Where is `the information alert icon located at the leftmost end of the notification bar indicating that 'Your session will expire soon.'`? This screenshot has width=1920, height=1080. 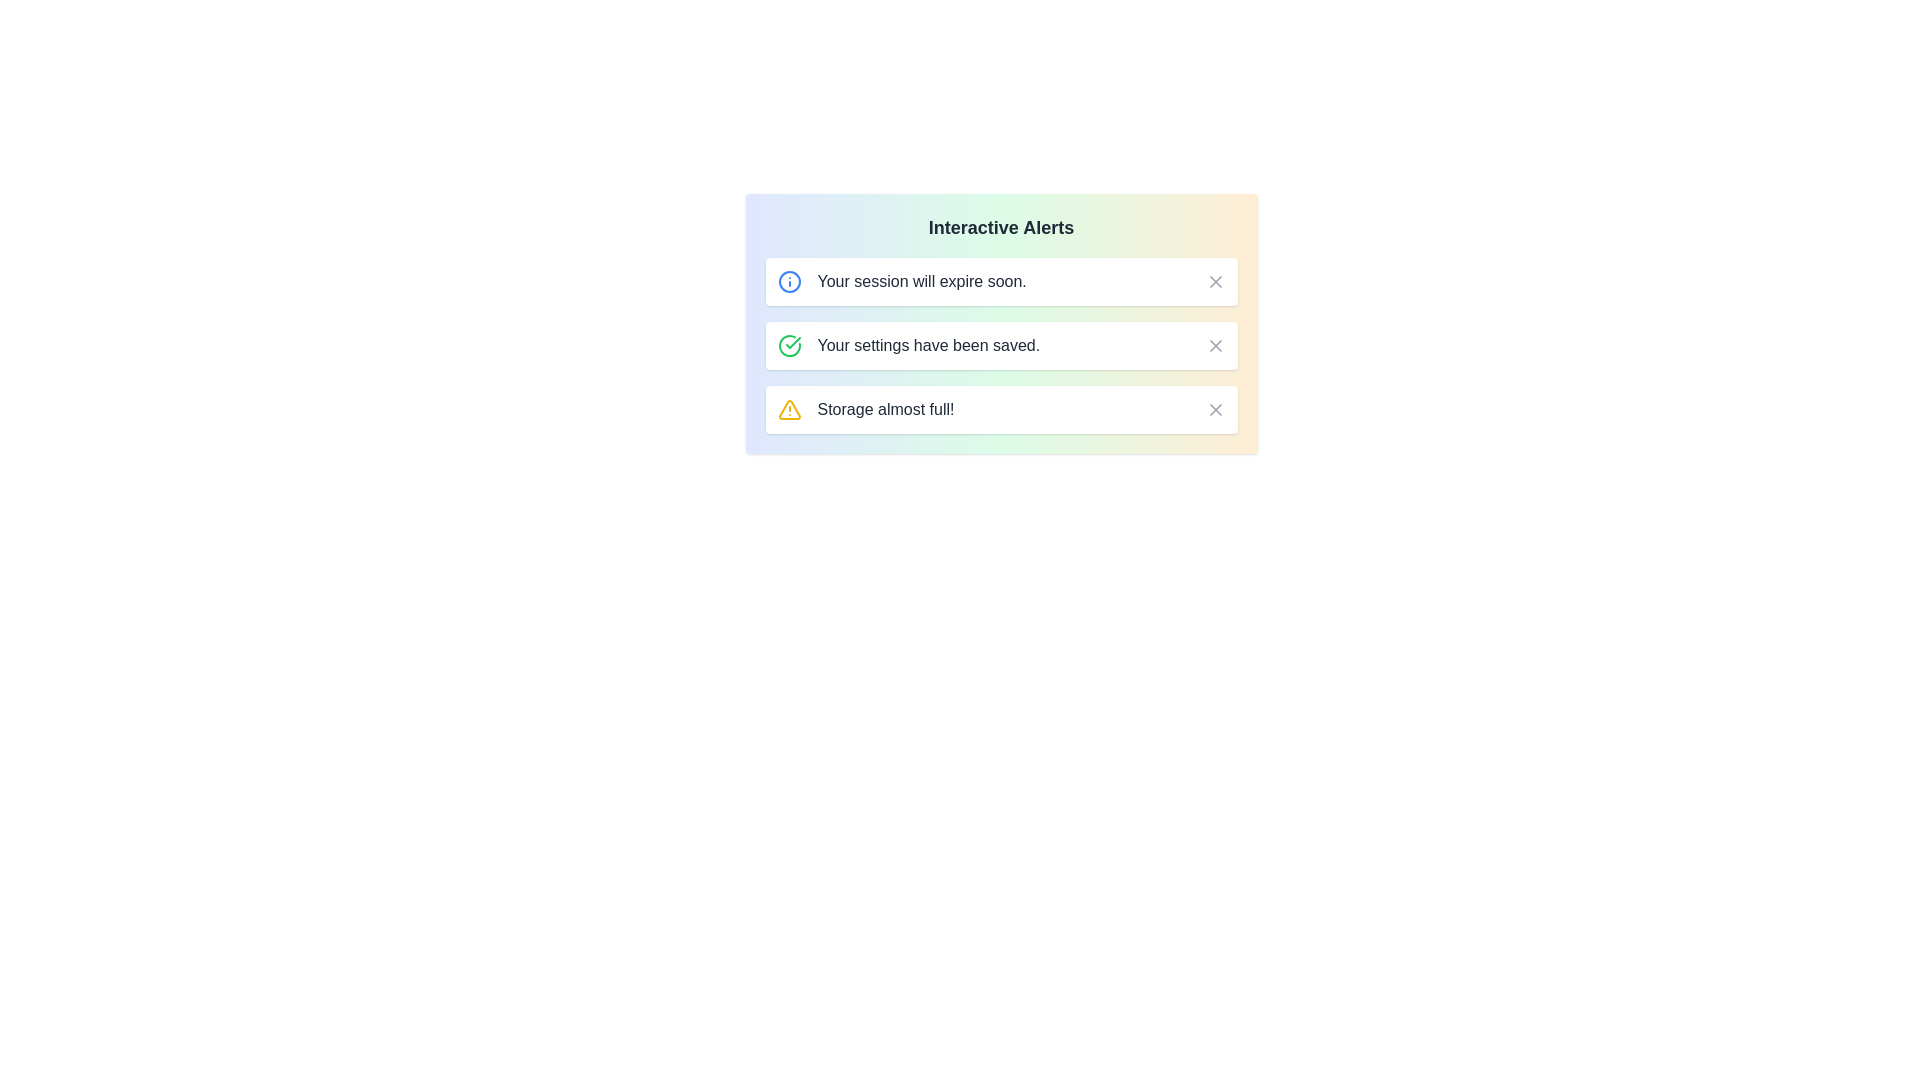
the information alert icon located at the leftmost end of the notification bar indicating that 'Your session will expire soon.' is located at coordinates (788, 281).